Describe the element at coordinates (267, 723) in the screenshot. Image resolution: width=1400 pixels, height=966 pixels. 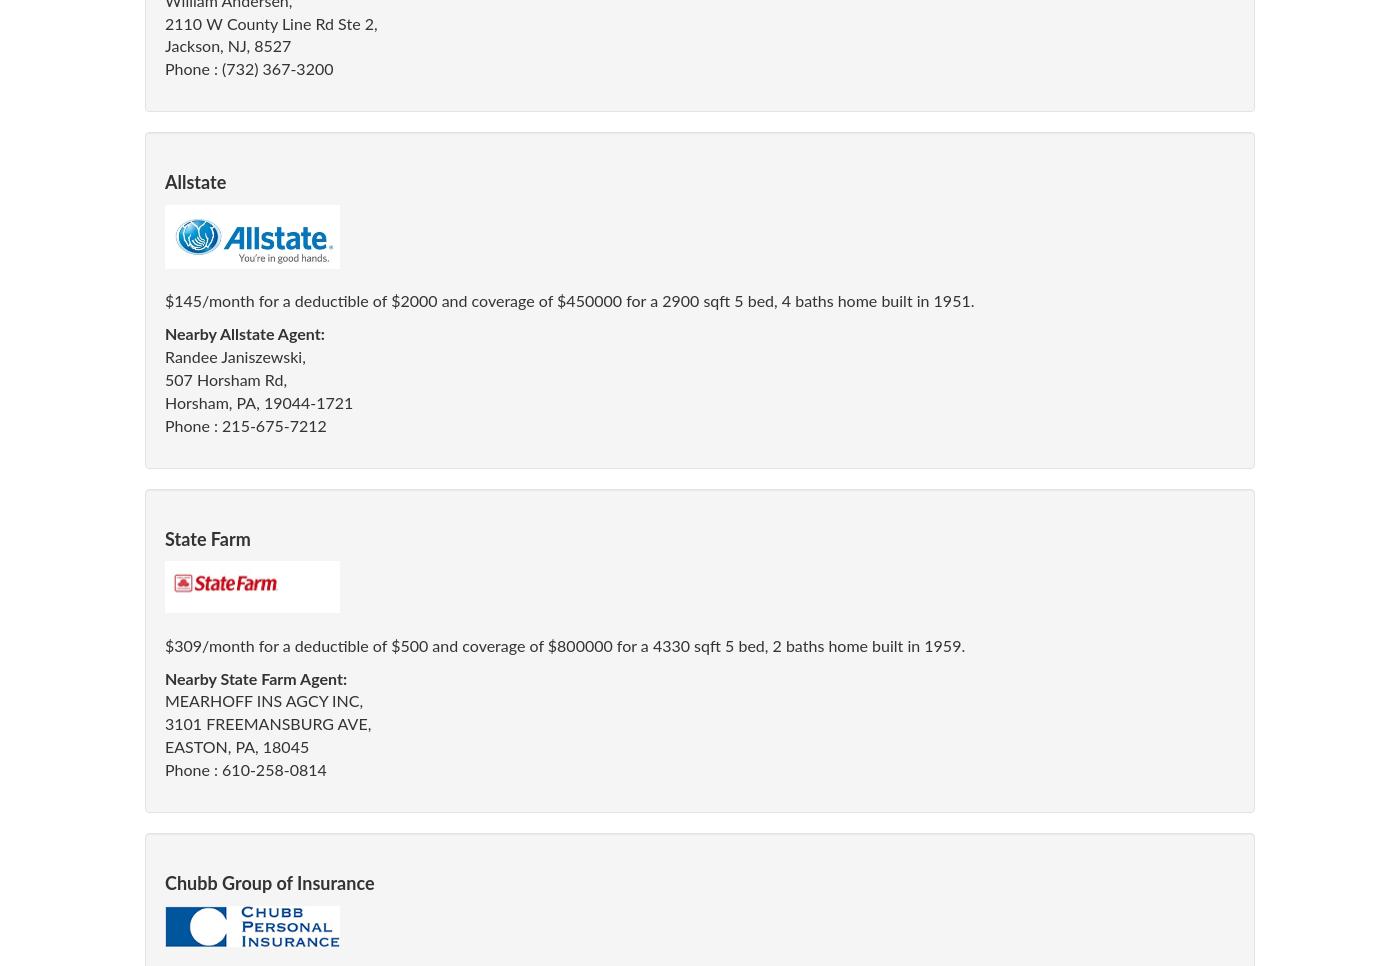
I see `'3101 FREEMANSBURG AVE,'` at that location.